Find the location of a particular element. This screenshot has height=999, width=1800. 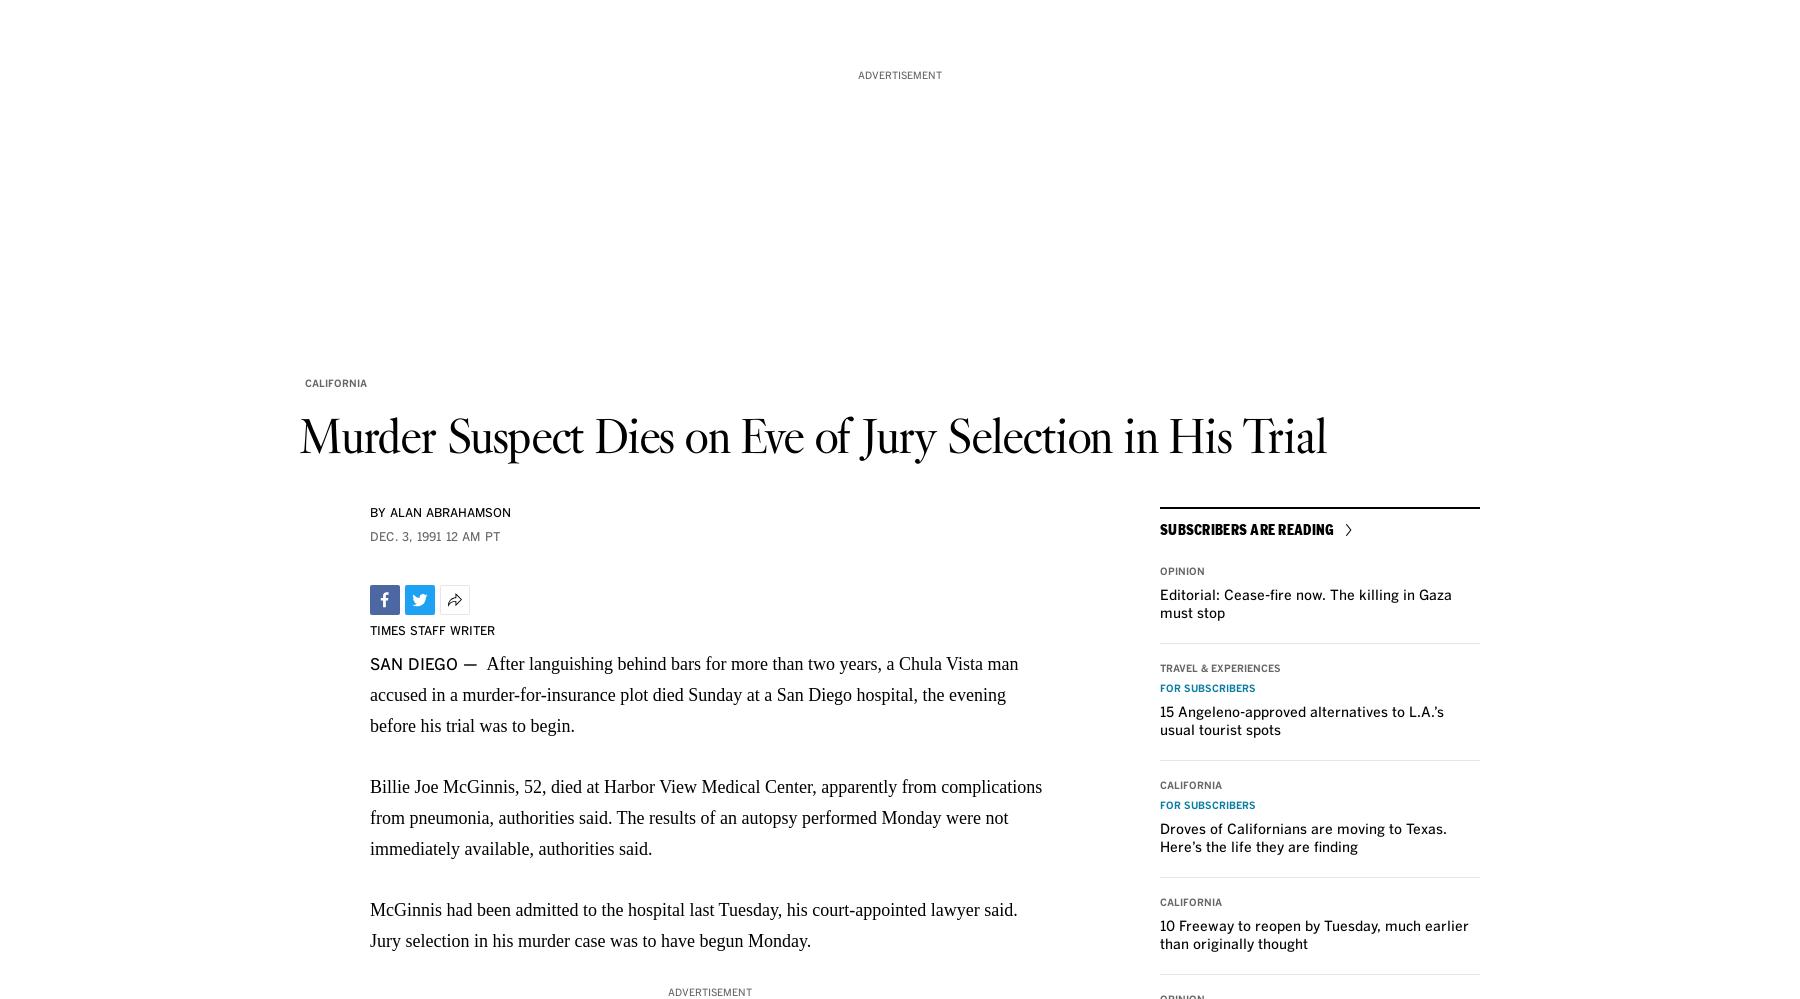

'McGinnis had been admitted to the hospital last Tuesday, his court-appointed lawyer said. Jury selection in his murder case was to have begun Monday.' is located at coordinates (692, 925).